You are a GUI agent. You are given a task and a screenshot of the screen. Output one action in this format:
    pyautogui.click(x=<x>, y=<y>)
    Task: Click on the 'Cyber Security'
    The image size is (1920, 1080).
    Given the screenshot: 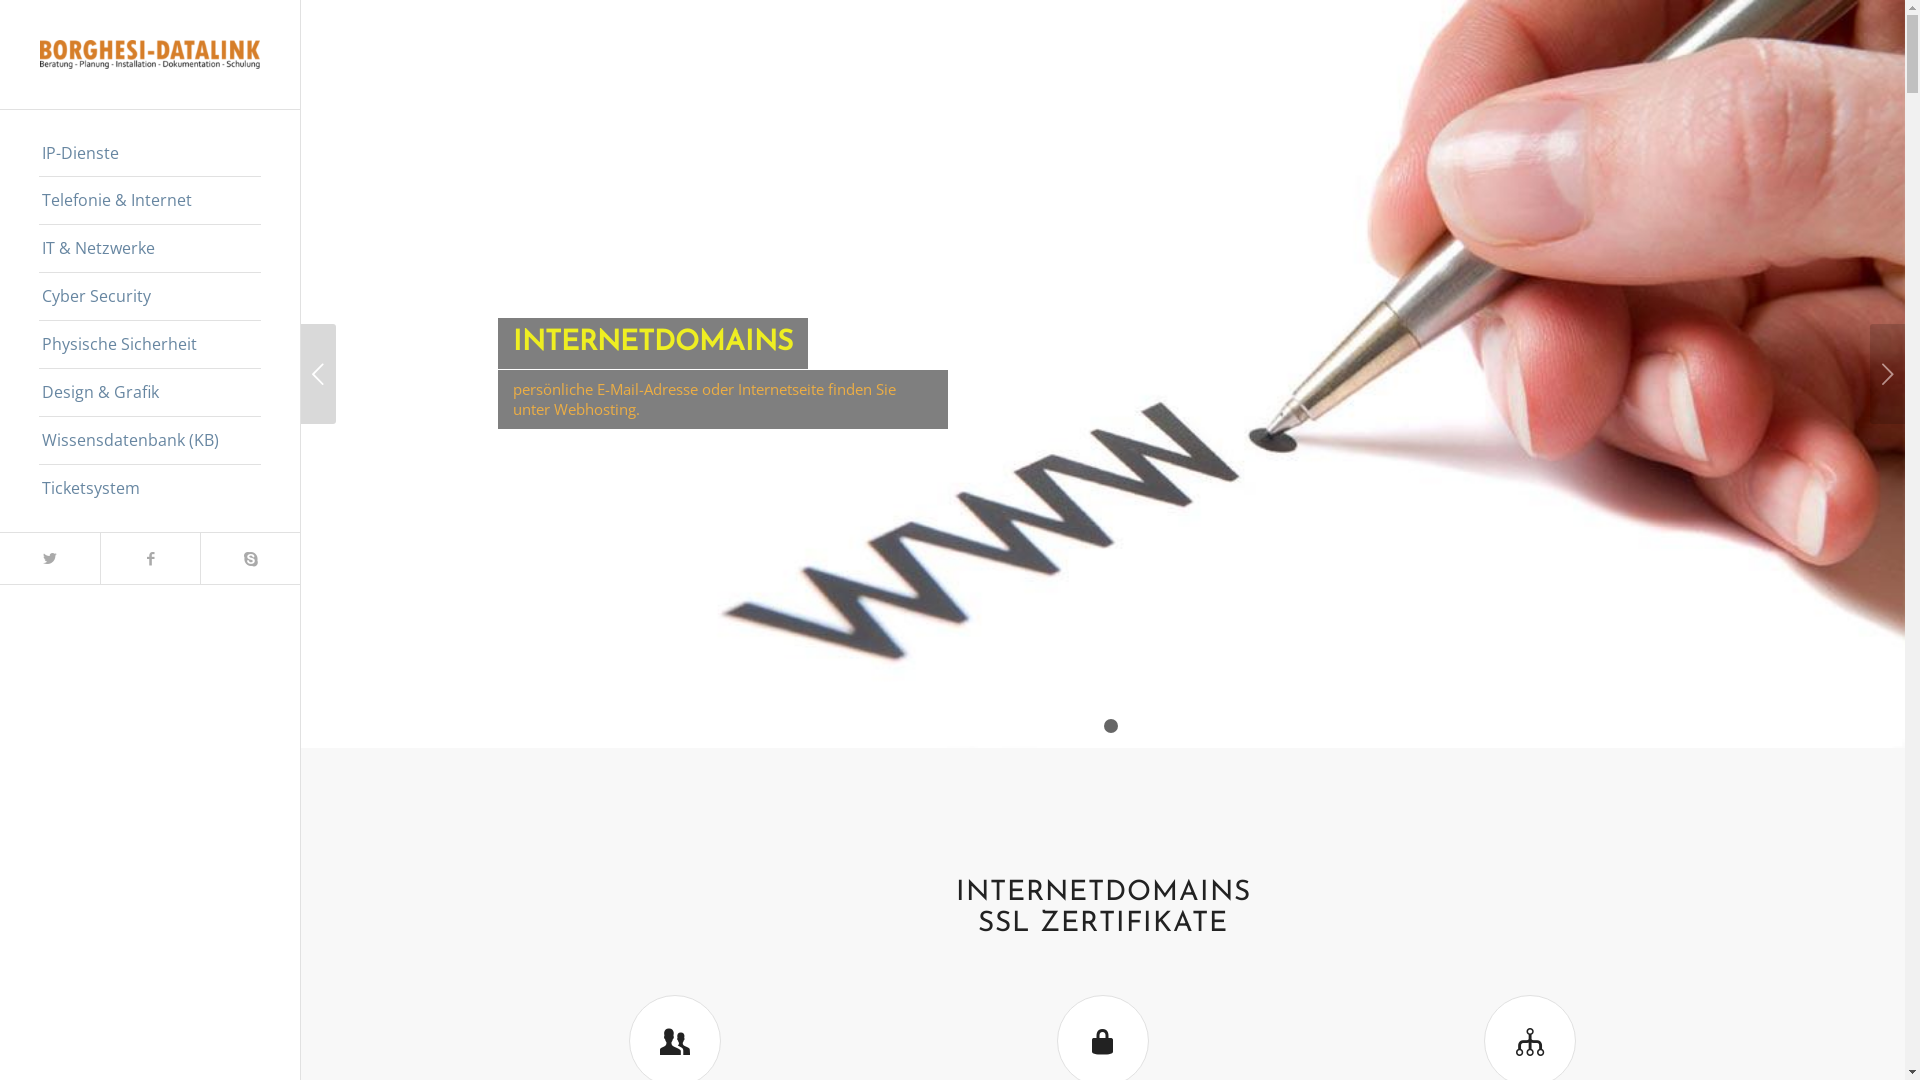 What is the action you would take?
    pyautogui.click(x=148, y=297)
    